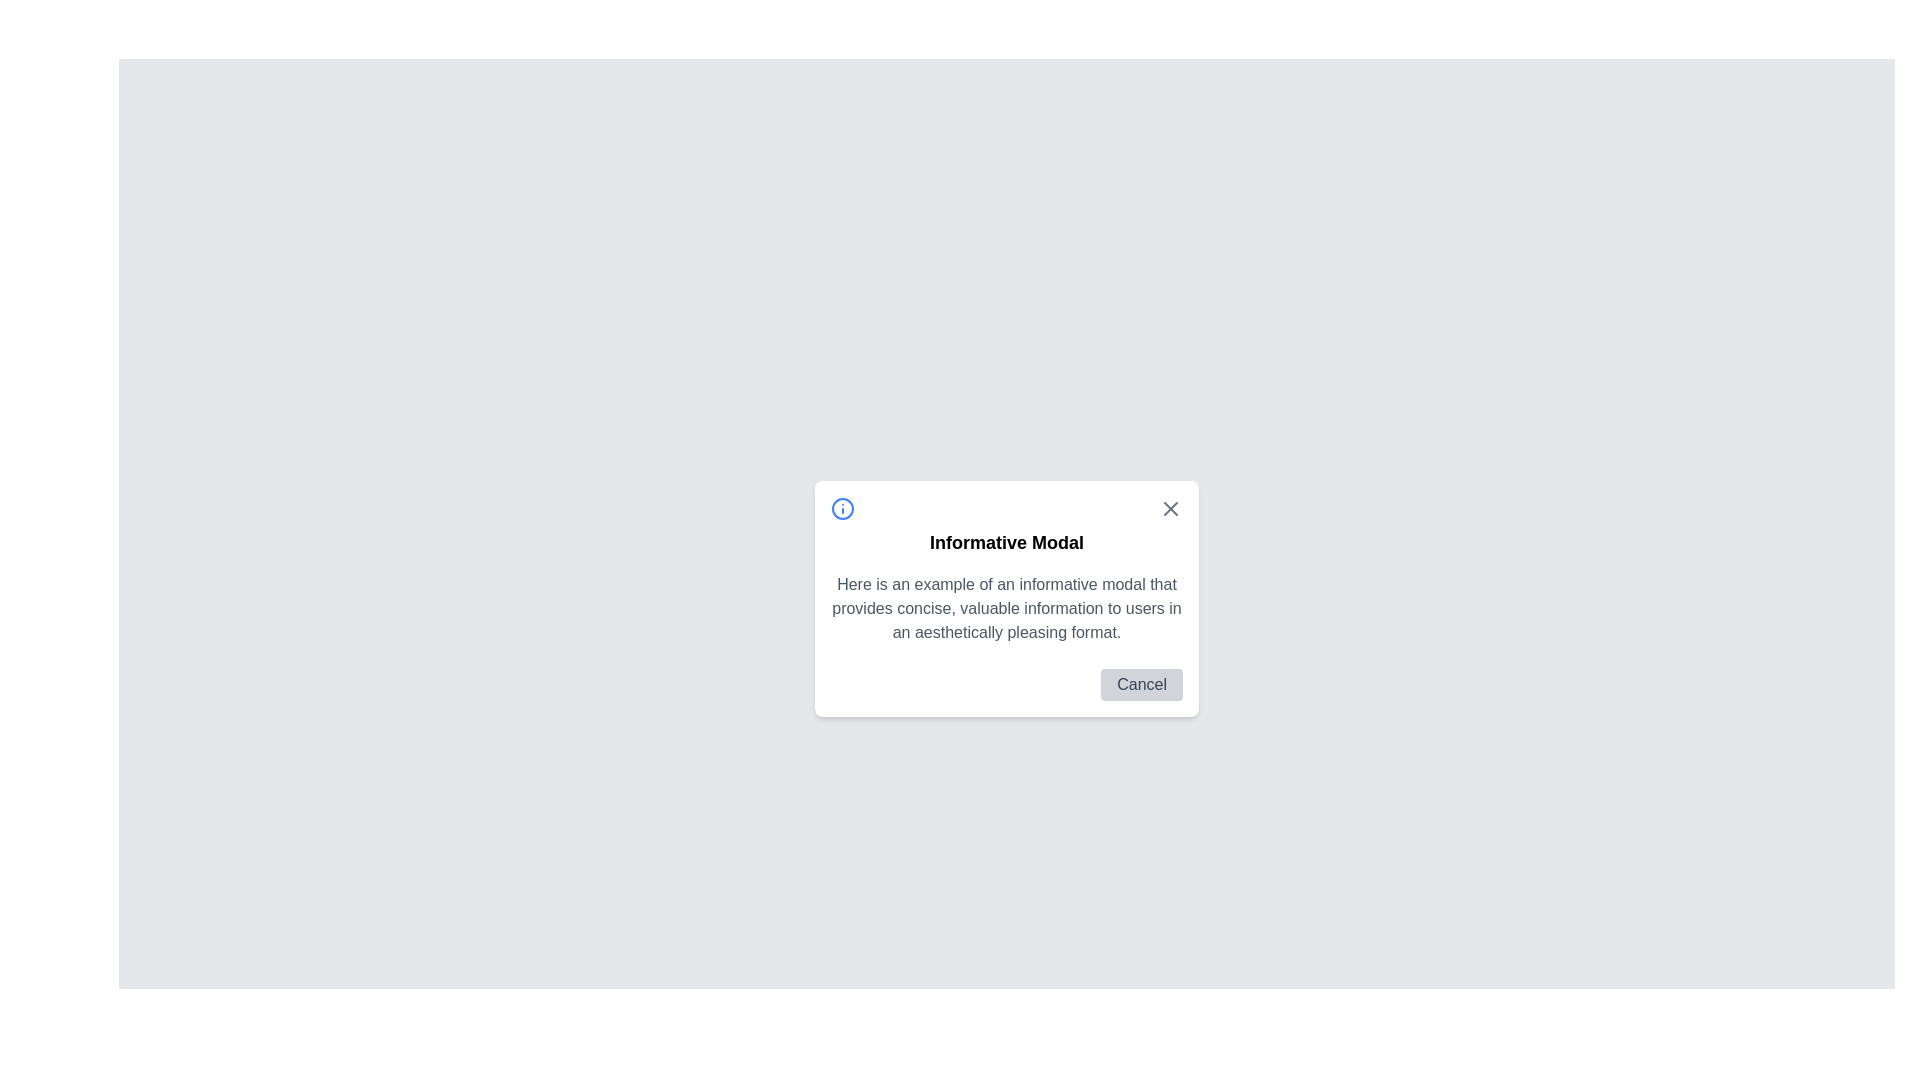  Describe the element at coordinates (843, 508) in the screenshot. I see `circular SVG element representing the 'info' symbol located at the upper-left corner of the modal dialog titled 'Informative Modal'` at that location.